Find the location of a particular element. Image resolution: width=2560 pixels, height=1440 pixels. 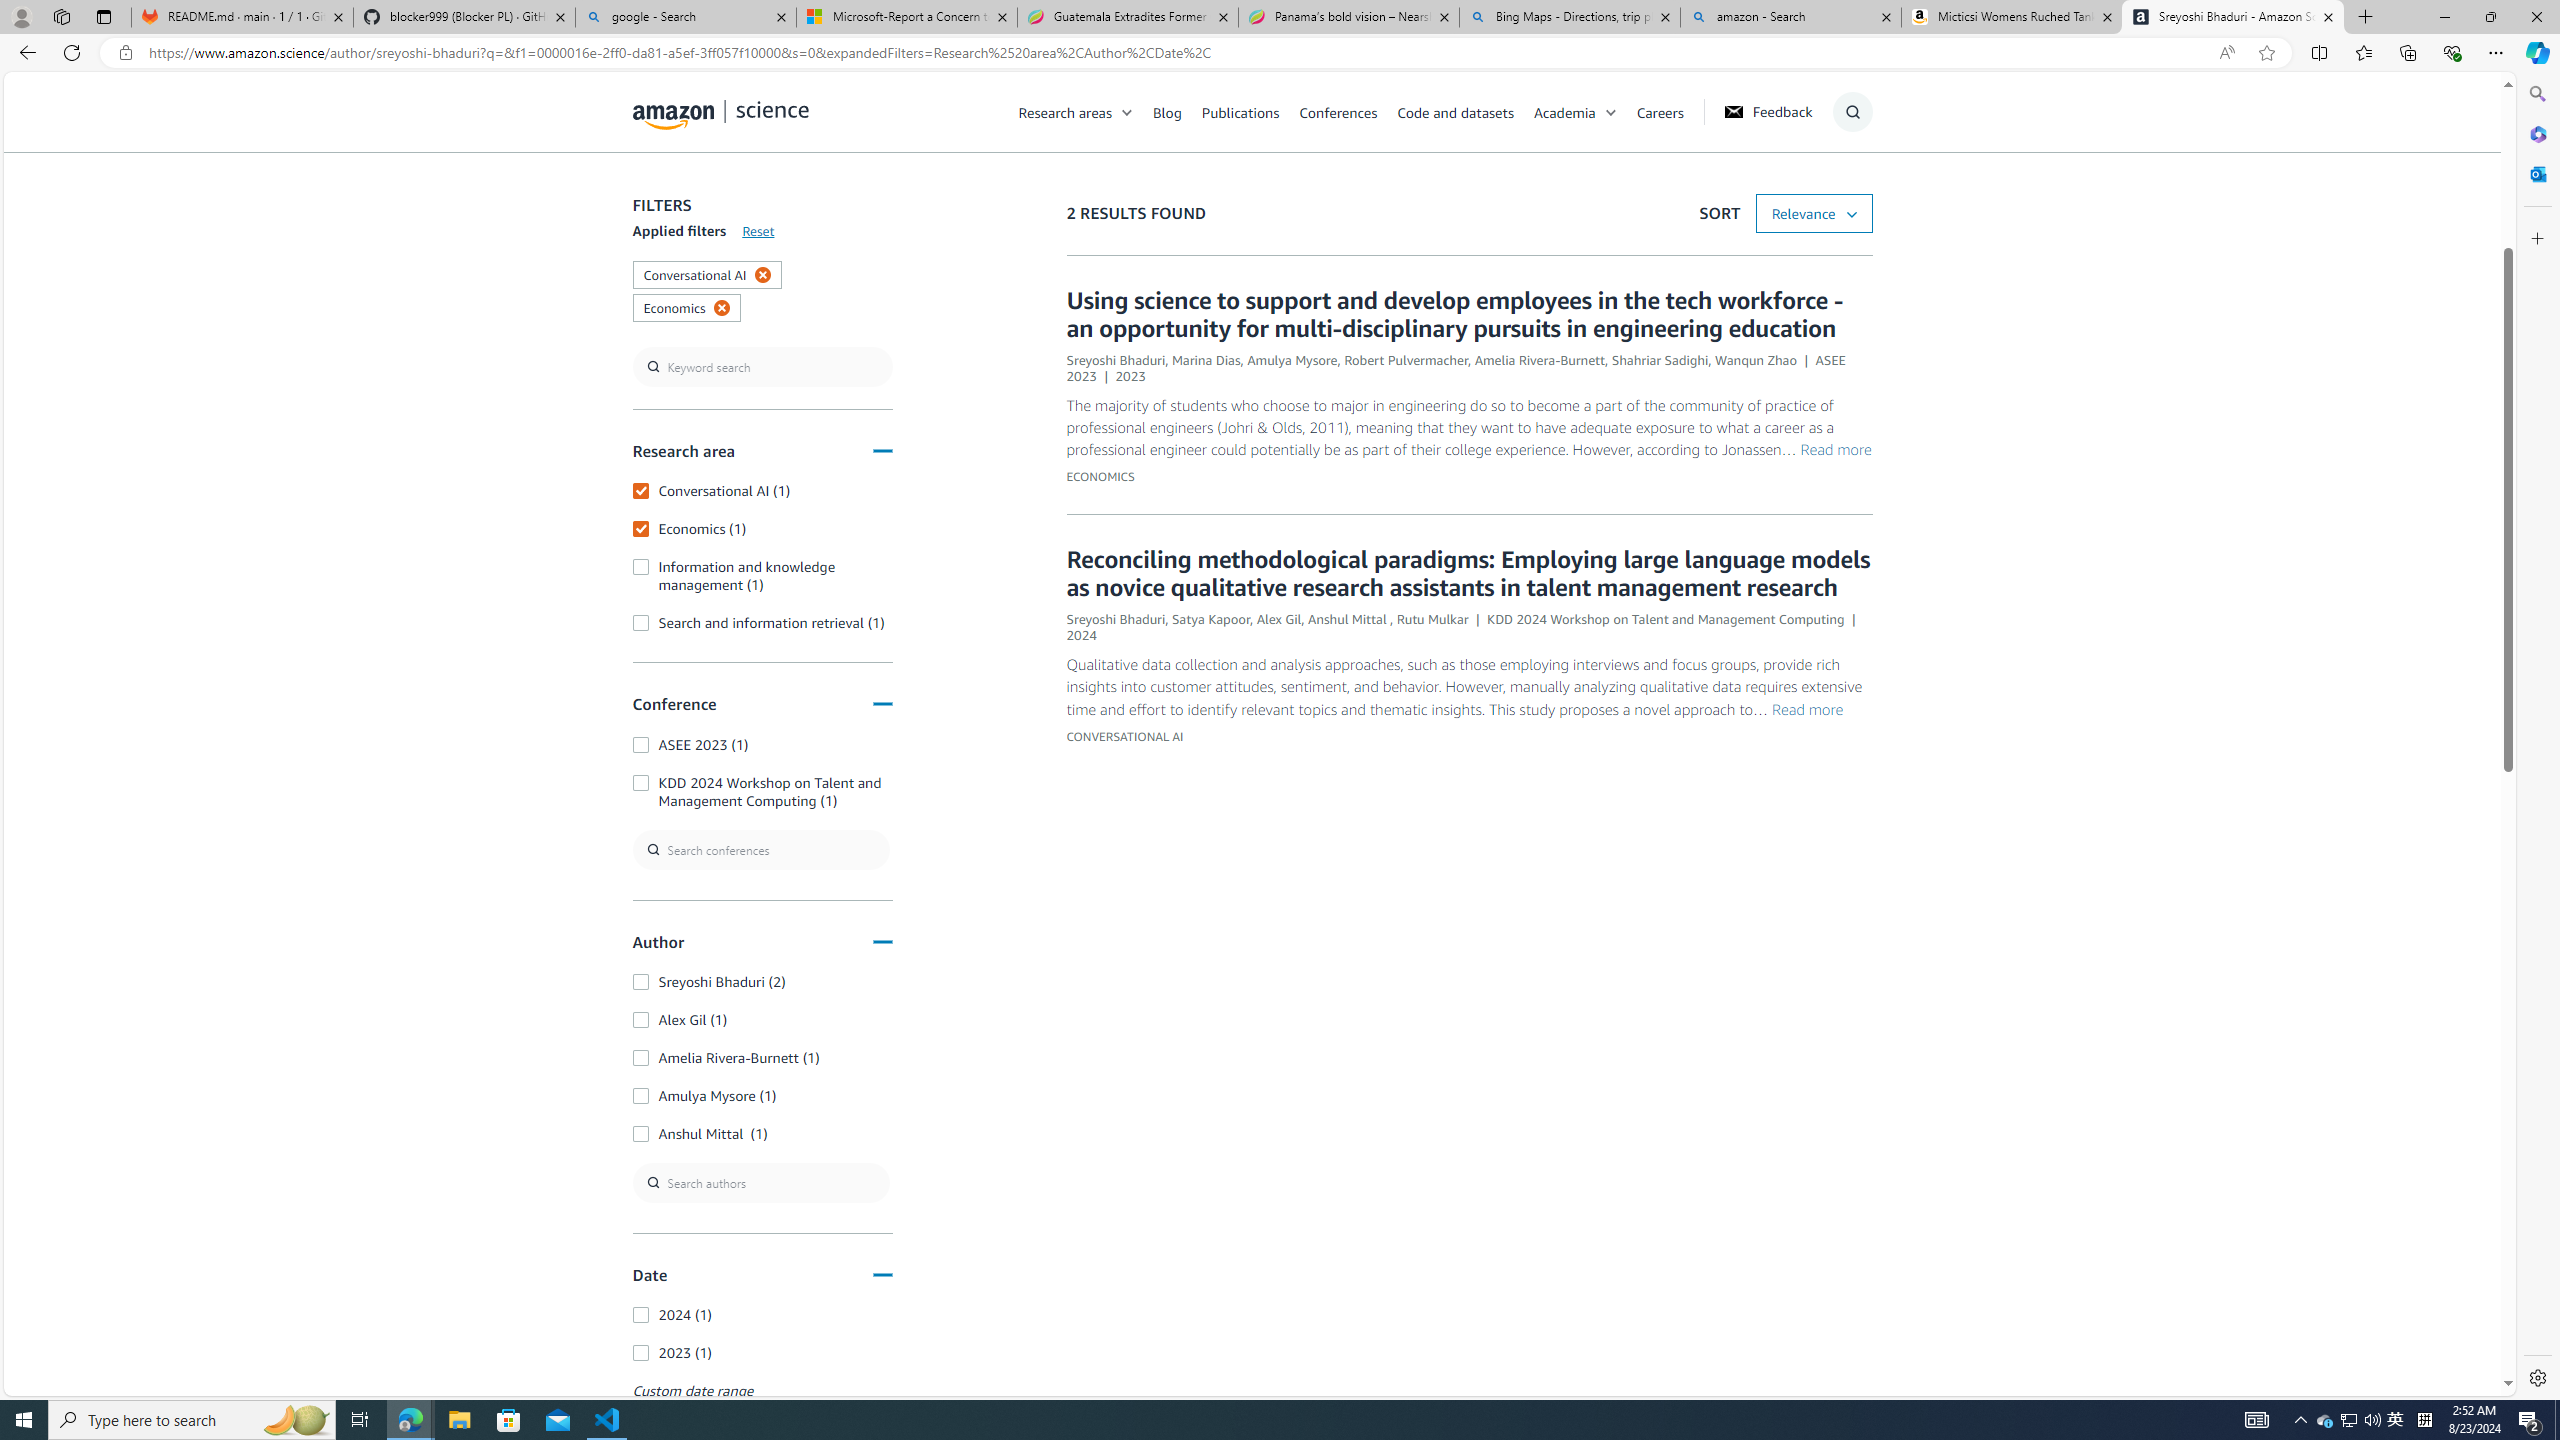

'Robert Pulvermacher' is located at coordinates (1406, 360).